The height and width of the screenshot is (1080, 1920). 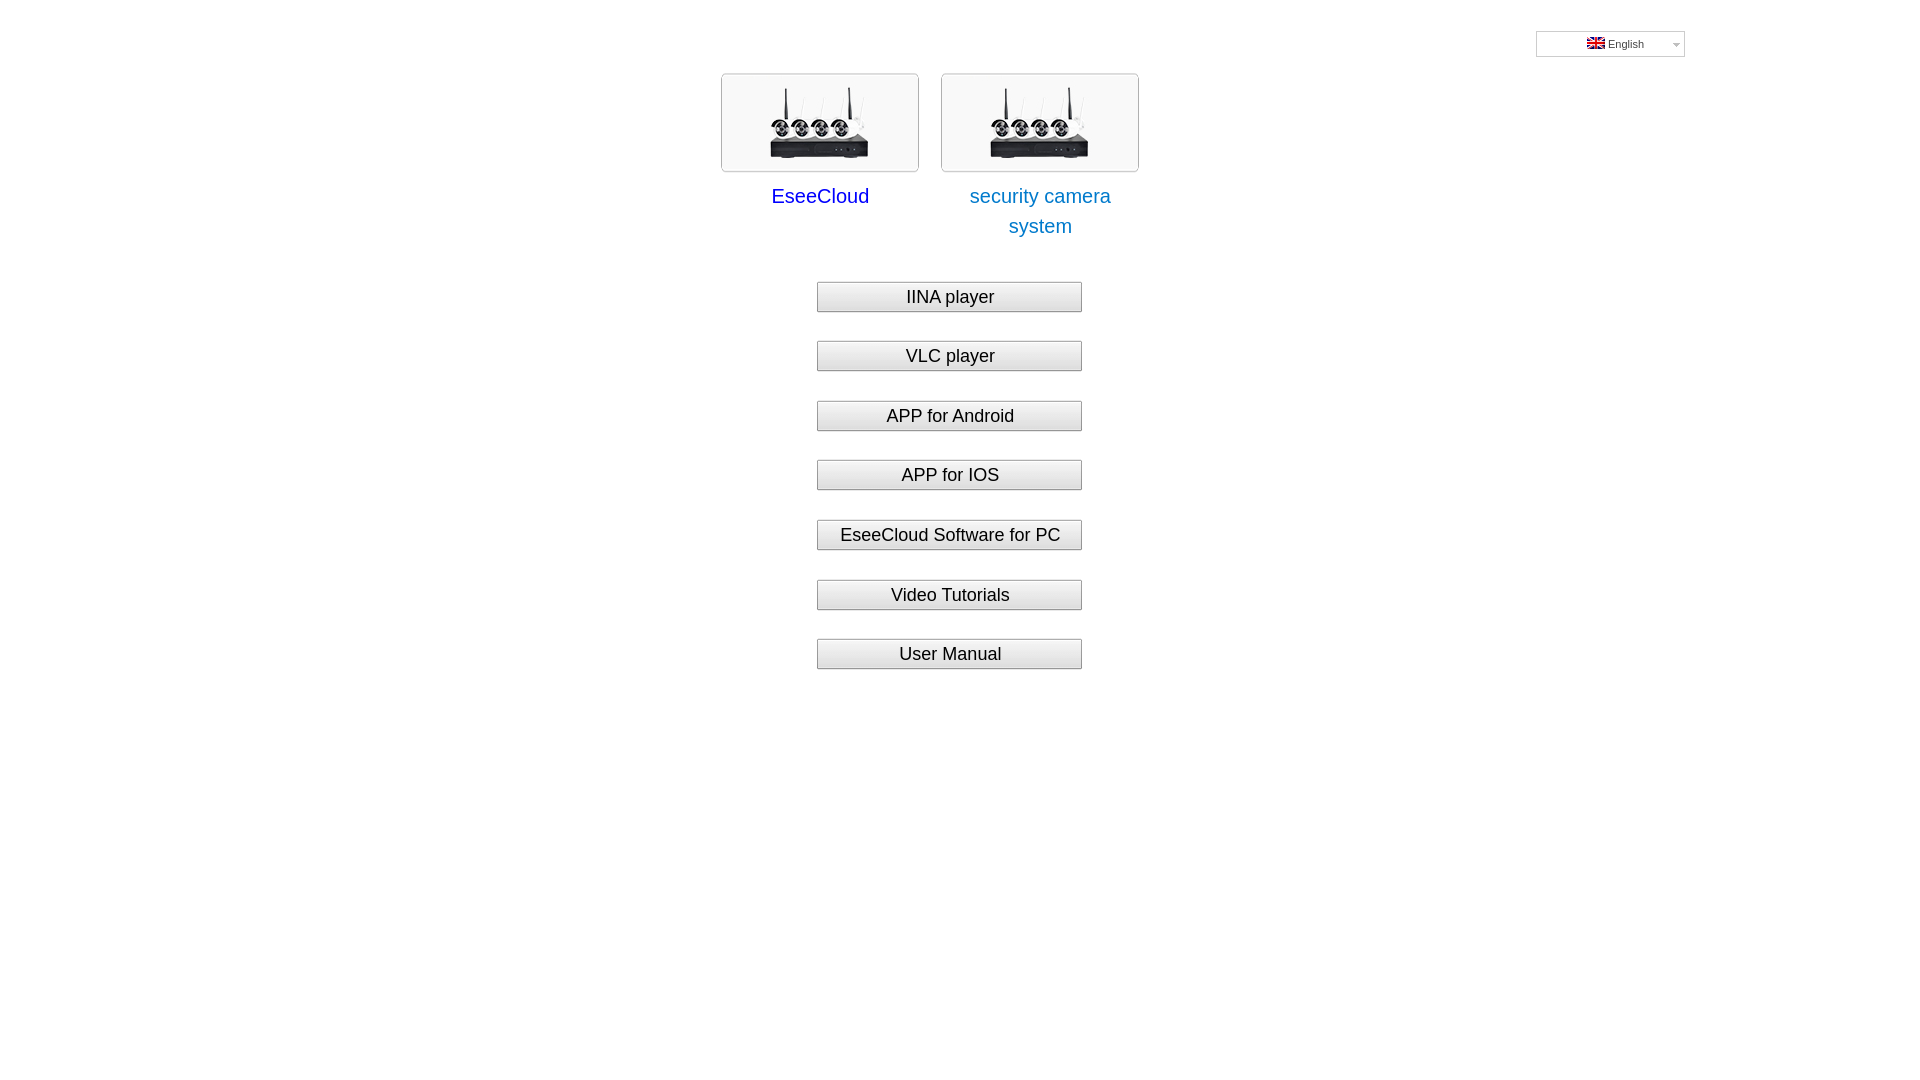 What do you see at coordinates (1040, 196) in the screenshot?
I see `'security camera system'` at bounding box center [1040, 196].